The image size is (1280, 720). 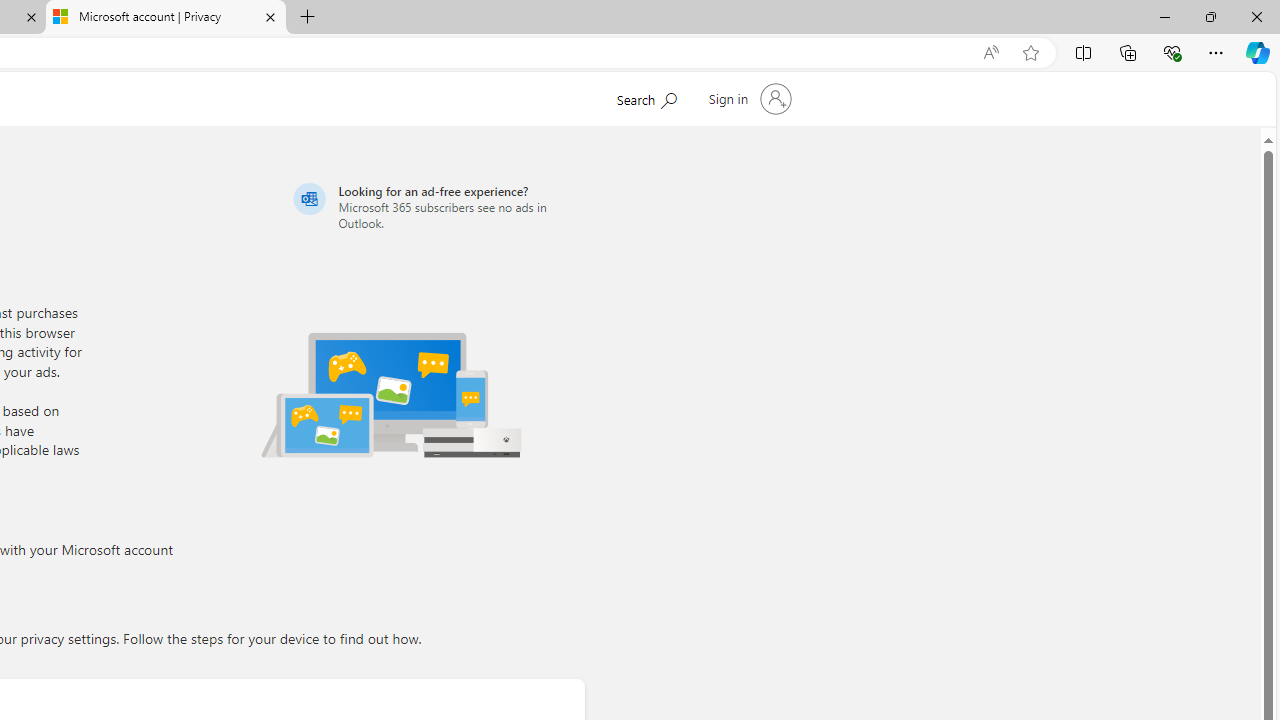 What do you see at coordinates (1215, 51) in the screenshot?
I see `'Settings and more (Alt+F)'` at bounding box center [1215, 51].